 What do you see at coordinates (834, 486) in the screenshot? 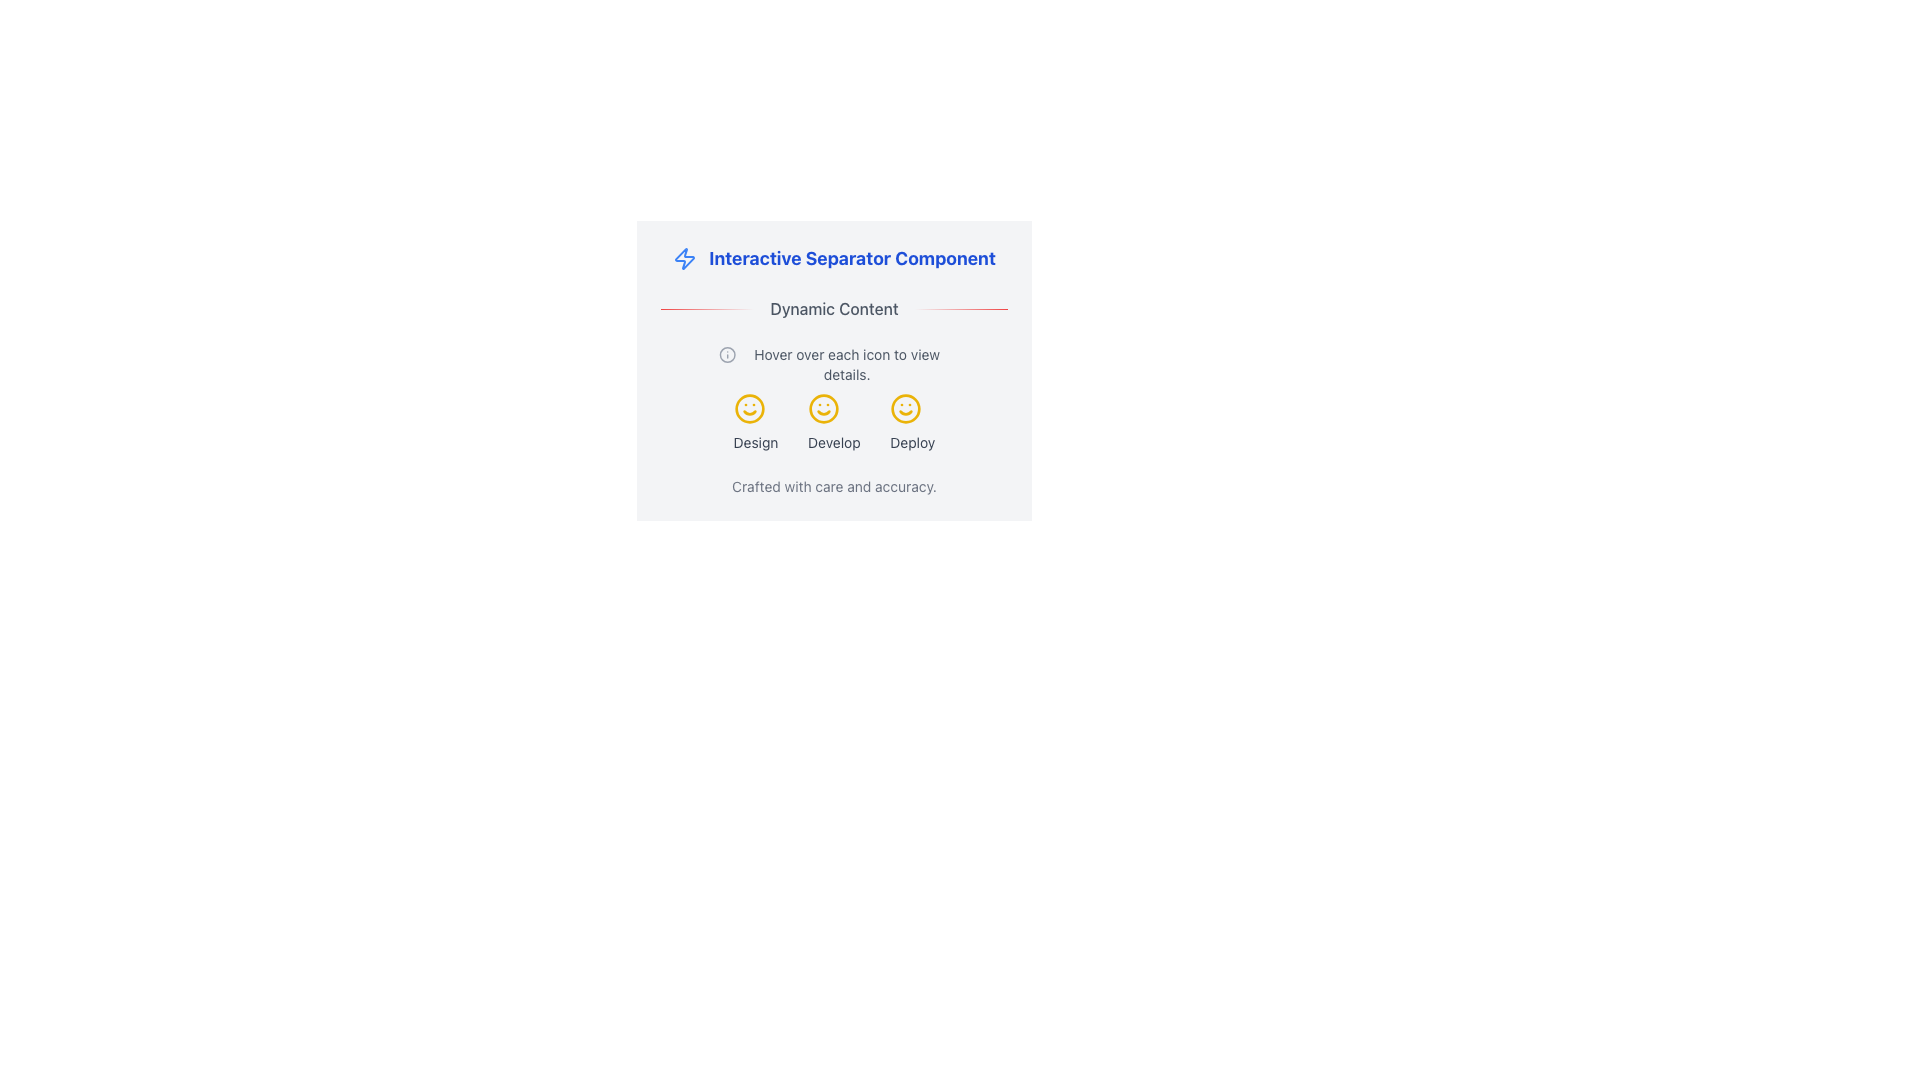
I see `the text label that reads 'Crafted with care and accuracy.' located at the bottom of the interface, centered below the components 'Design,' 'Develop,' and 'Deploy.'` at bounding box center [834, 486].